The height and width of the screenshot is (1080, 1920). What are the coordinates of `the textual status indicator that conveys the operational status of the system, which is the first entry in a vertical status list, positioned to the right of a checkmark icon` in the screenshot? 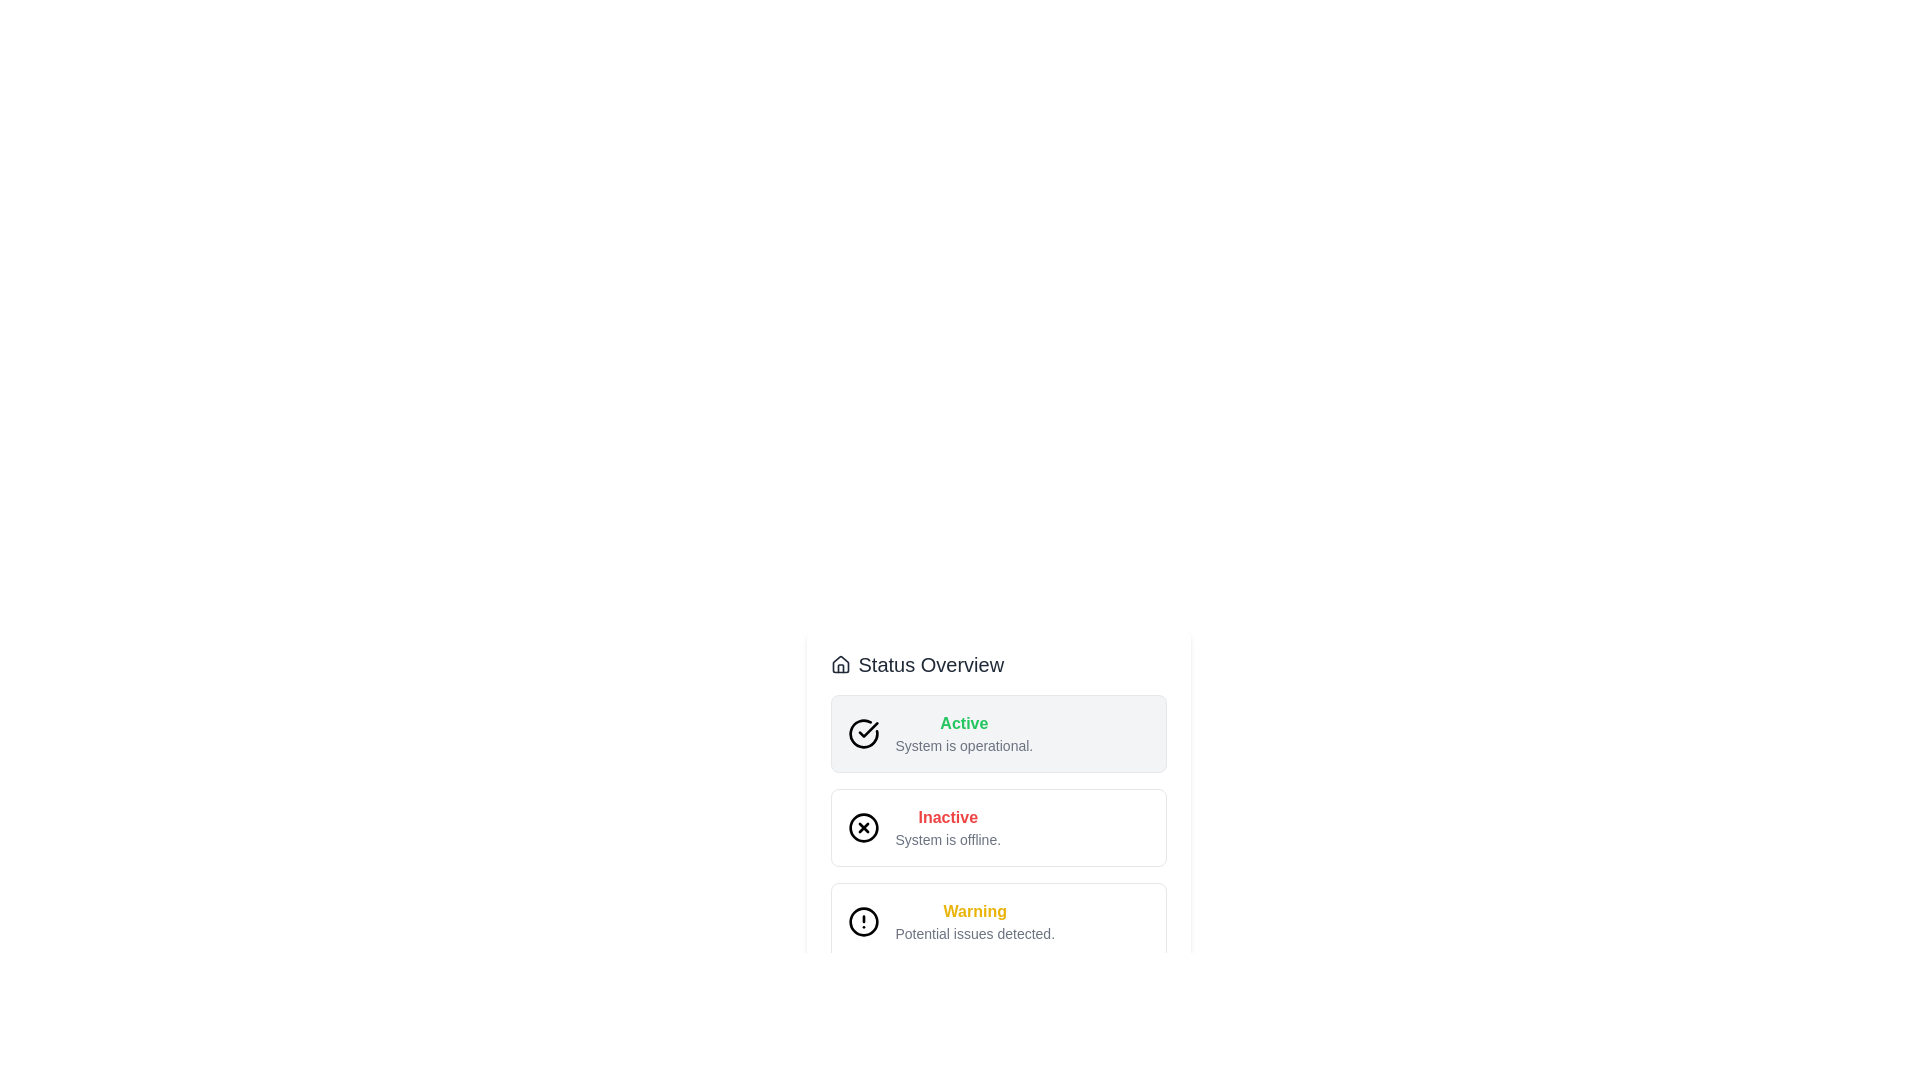 It's located at (964, 733).